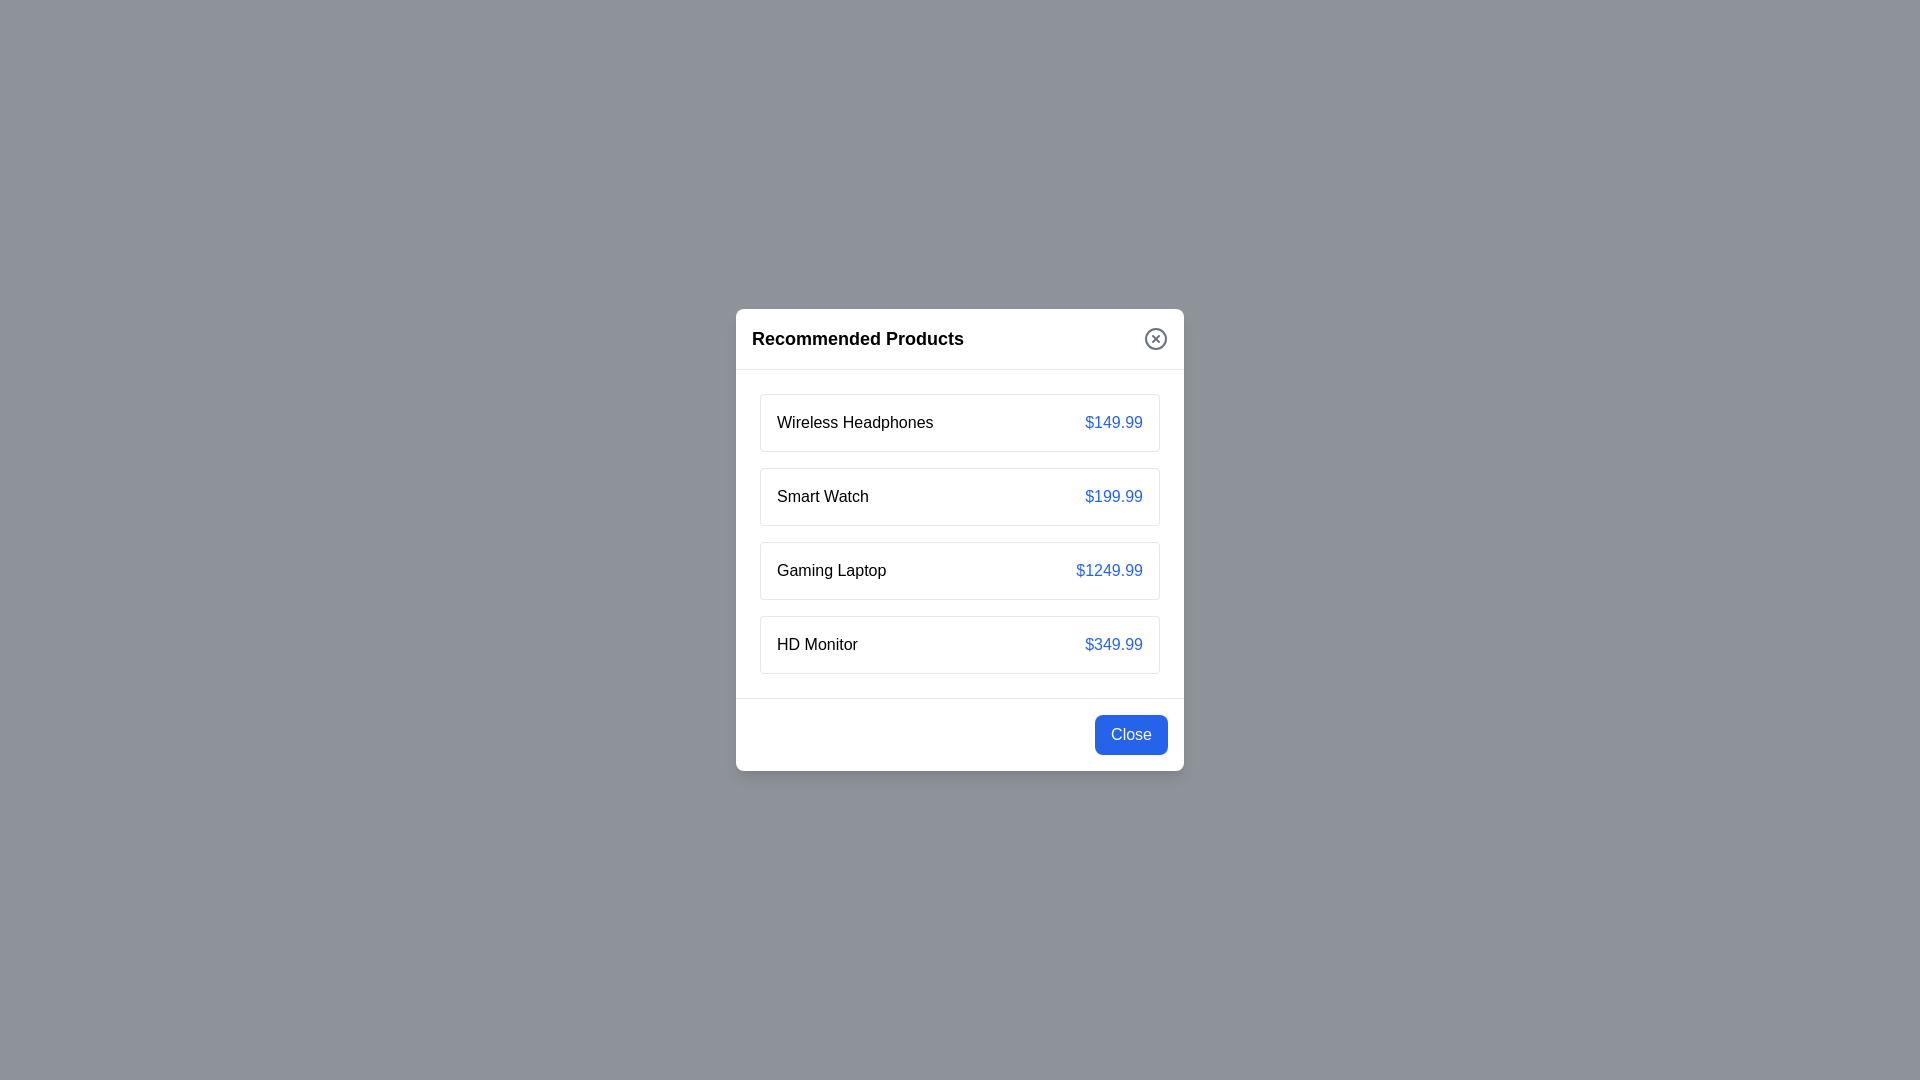  What do you see at coordinates (1156, 338) in the screenshot?
I see `the close button located at the top-right of the dialog` at bounding box center [1156, 338].